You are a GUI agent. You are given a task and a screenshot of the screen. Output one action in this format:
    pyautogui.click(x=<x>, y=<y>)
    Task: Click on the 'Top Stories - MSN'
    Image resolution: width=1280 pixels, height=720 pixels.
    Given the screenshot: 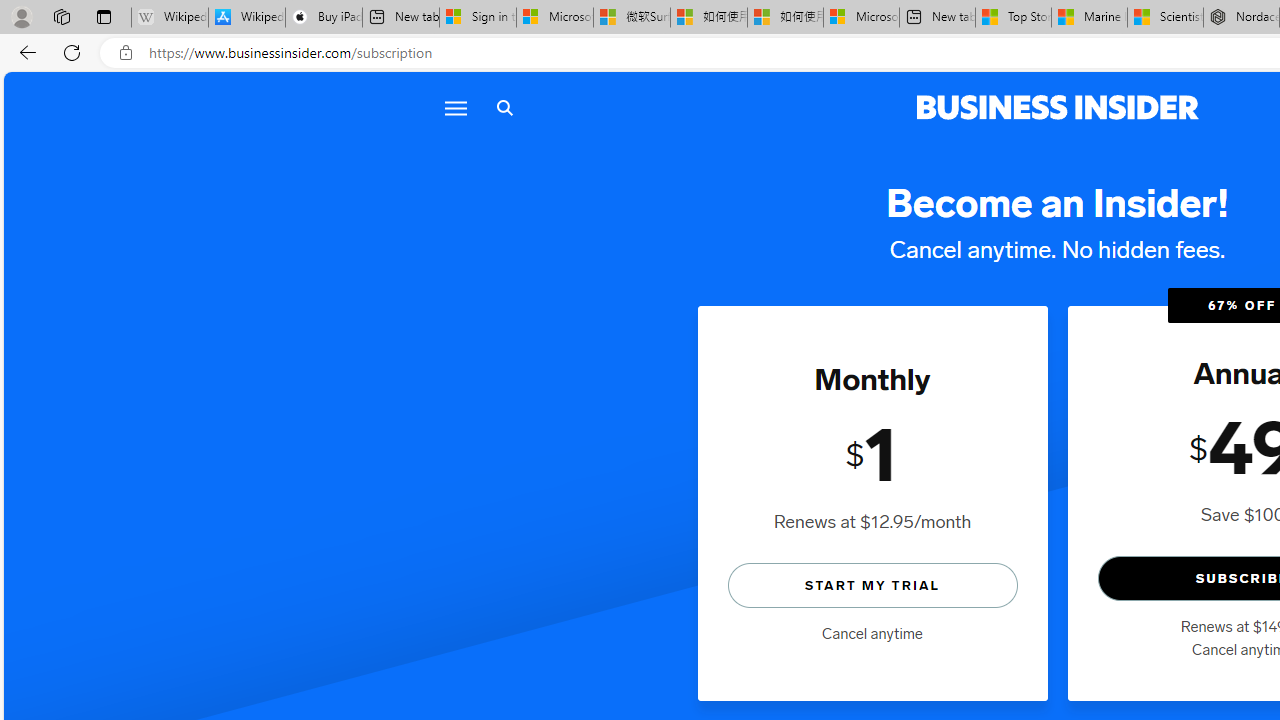 What is the action you would take?
    pyautogui.click(x=1013, y=17)
    